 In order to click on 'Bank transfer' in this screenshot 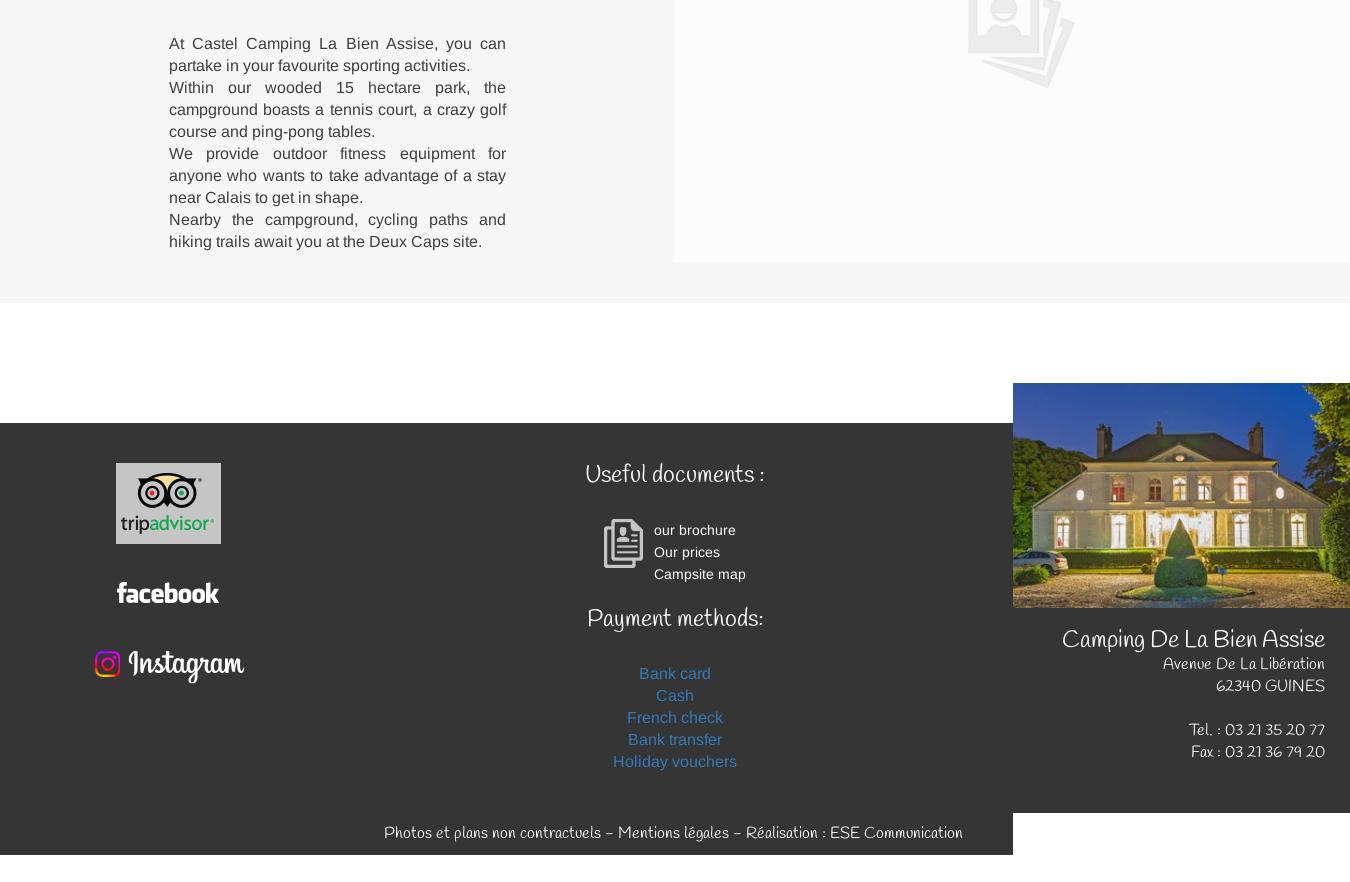, I will do `click(675, 738)`.